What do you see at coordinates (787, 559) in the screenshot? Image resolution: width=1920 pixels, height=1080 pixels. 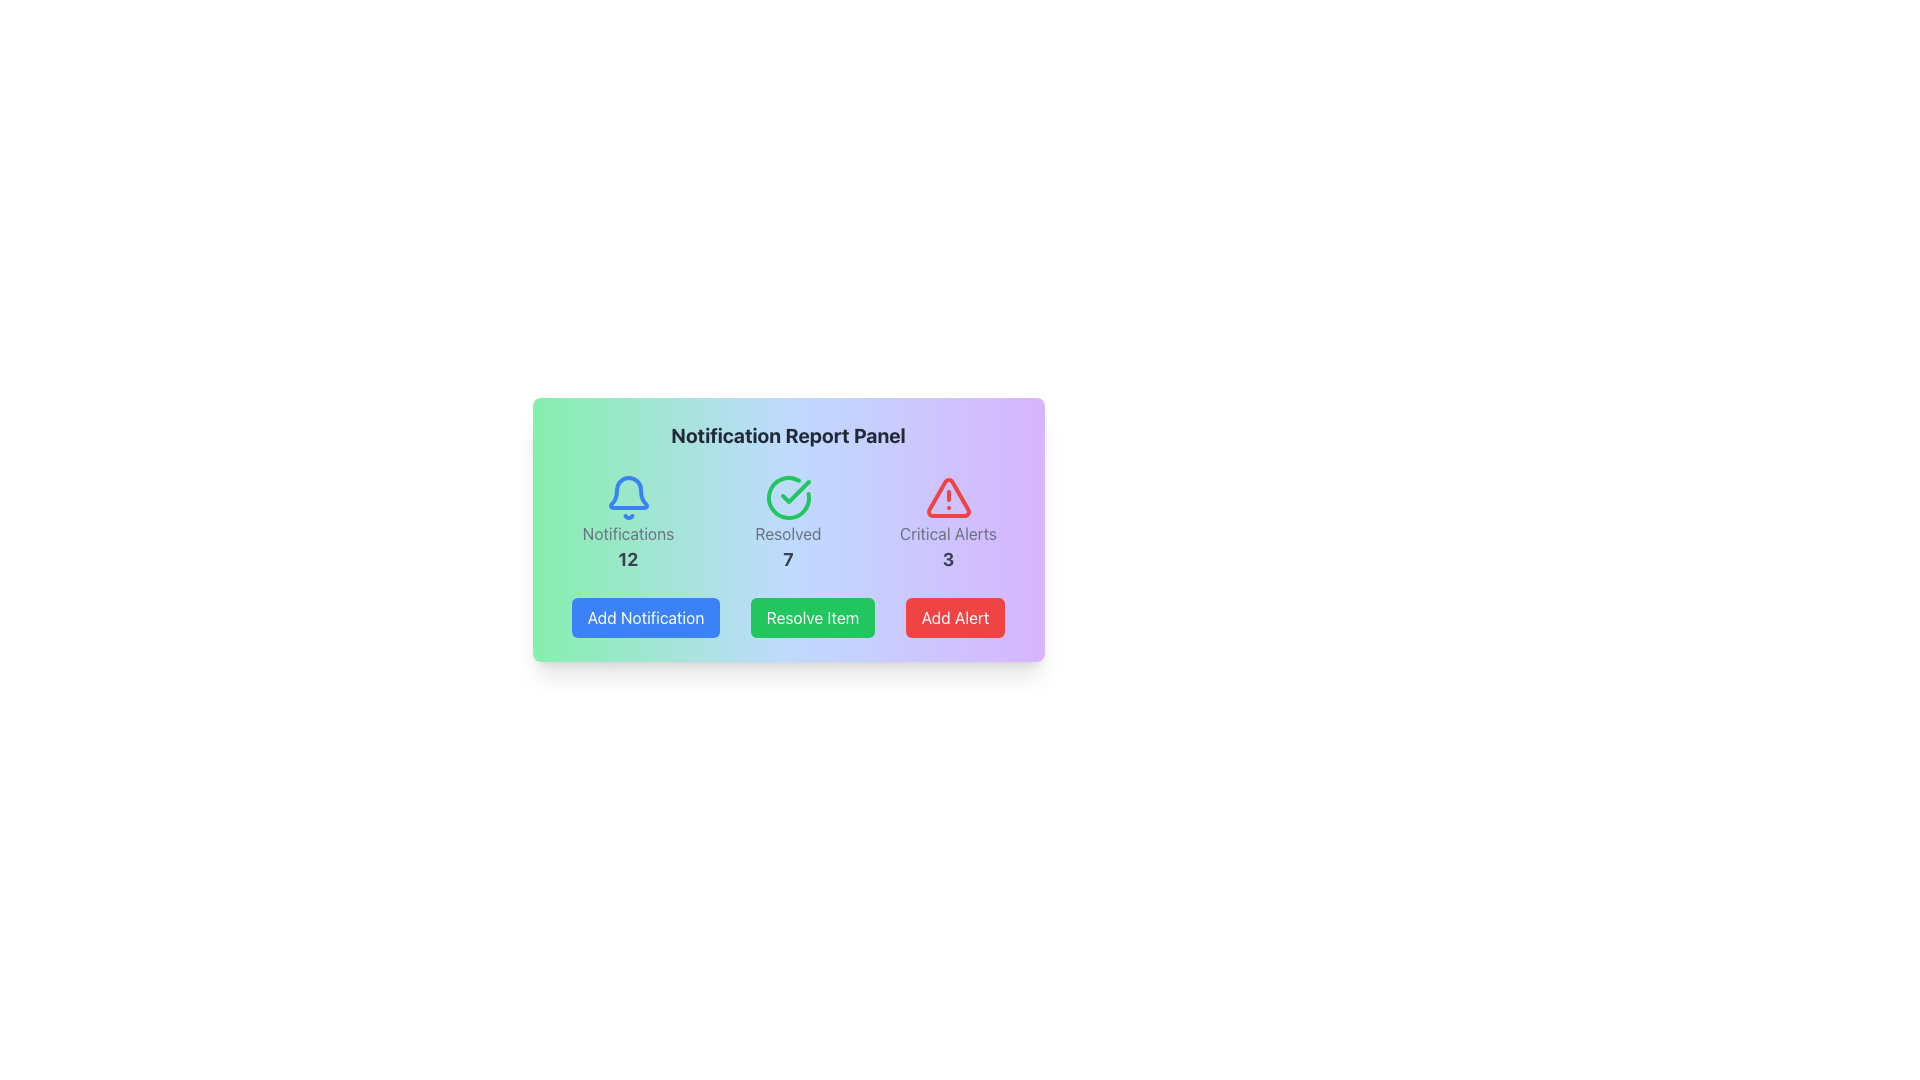 I see `the numeral '7' displayed in bold and large dark gray font beneath the 'Resolved' label in the notification summary panel` at bounding box center [787, 559].